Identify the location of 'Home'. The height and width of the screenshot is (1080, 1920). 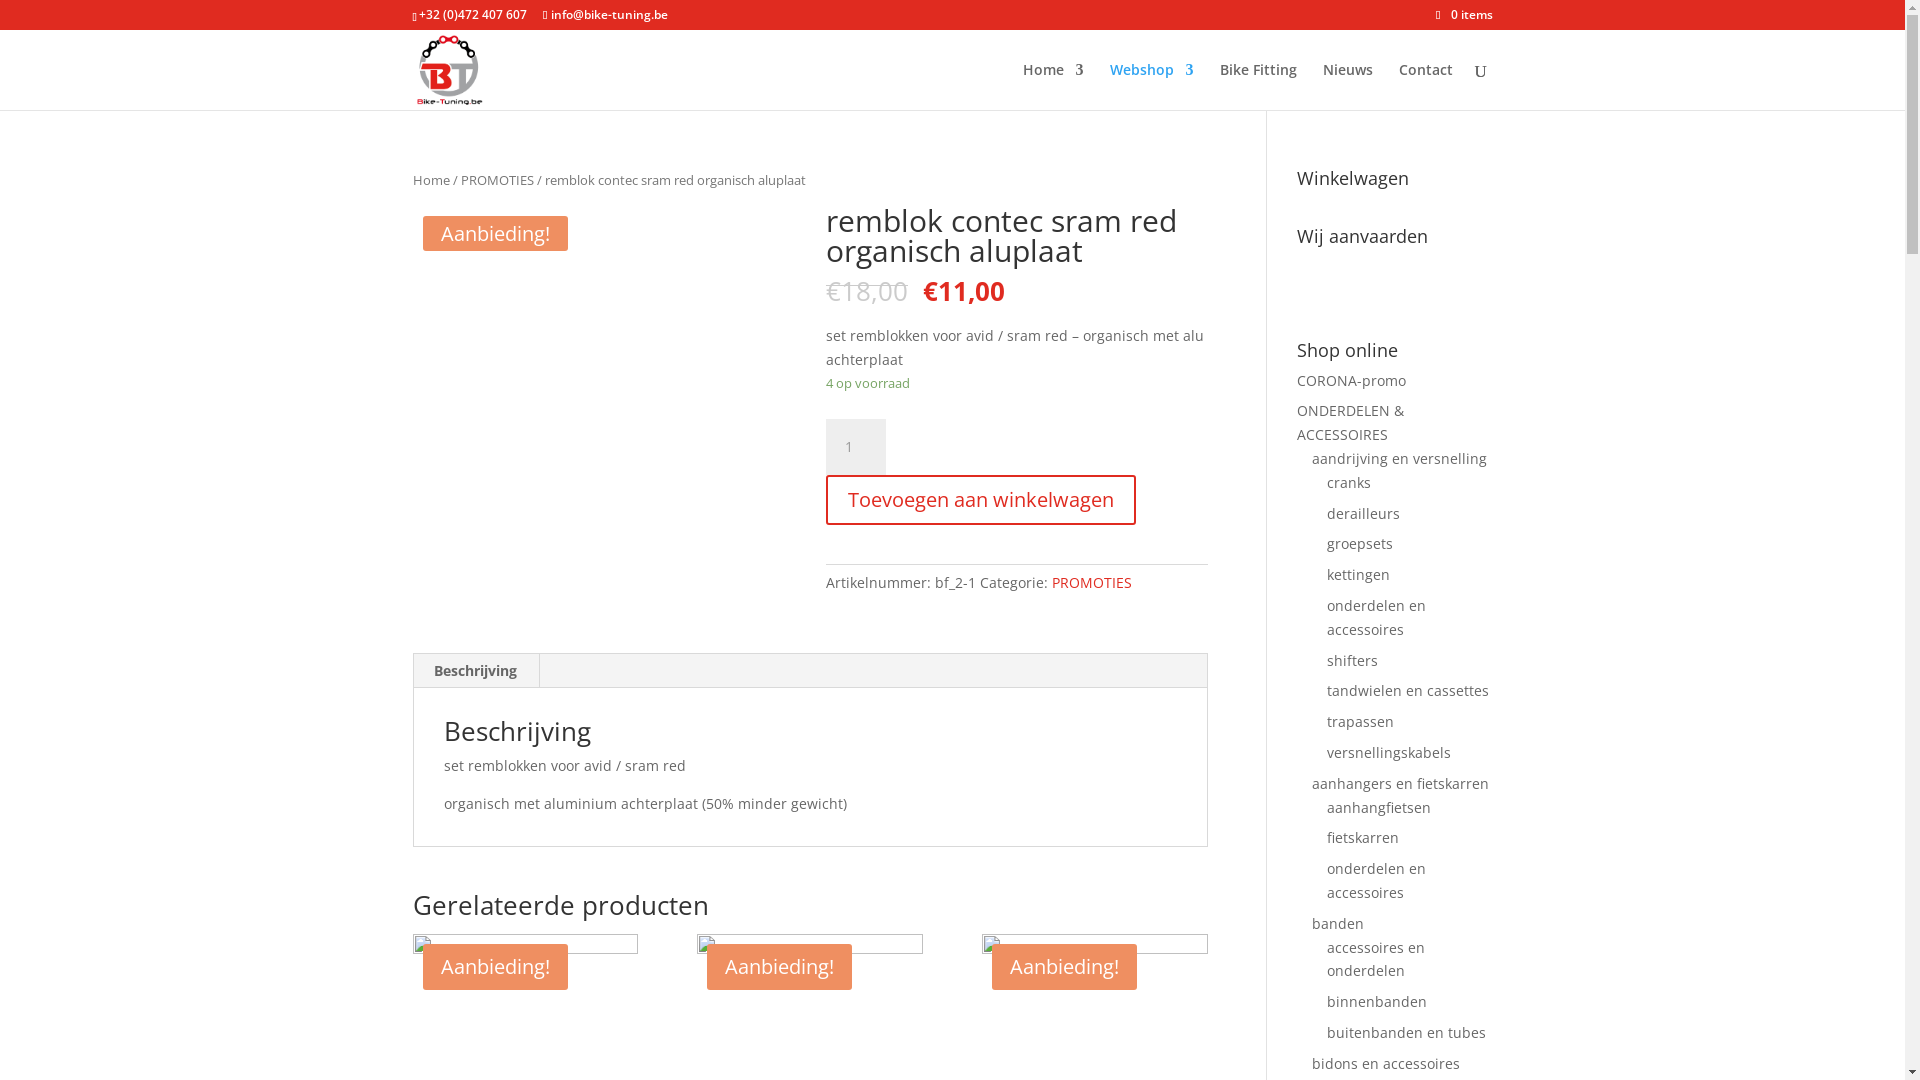
(411, 180).